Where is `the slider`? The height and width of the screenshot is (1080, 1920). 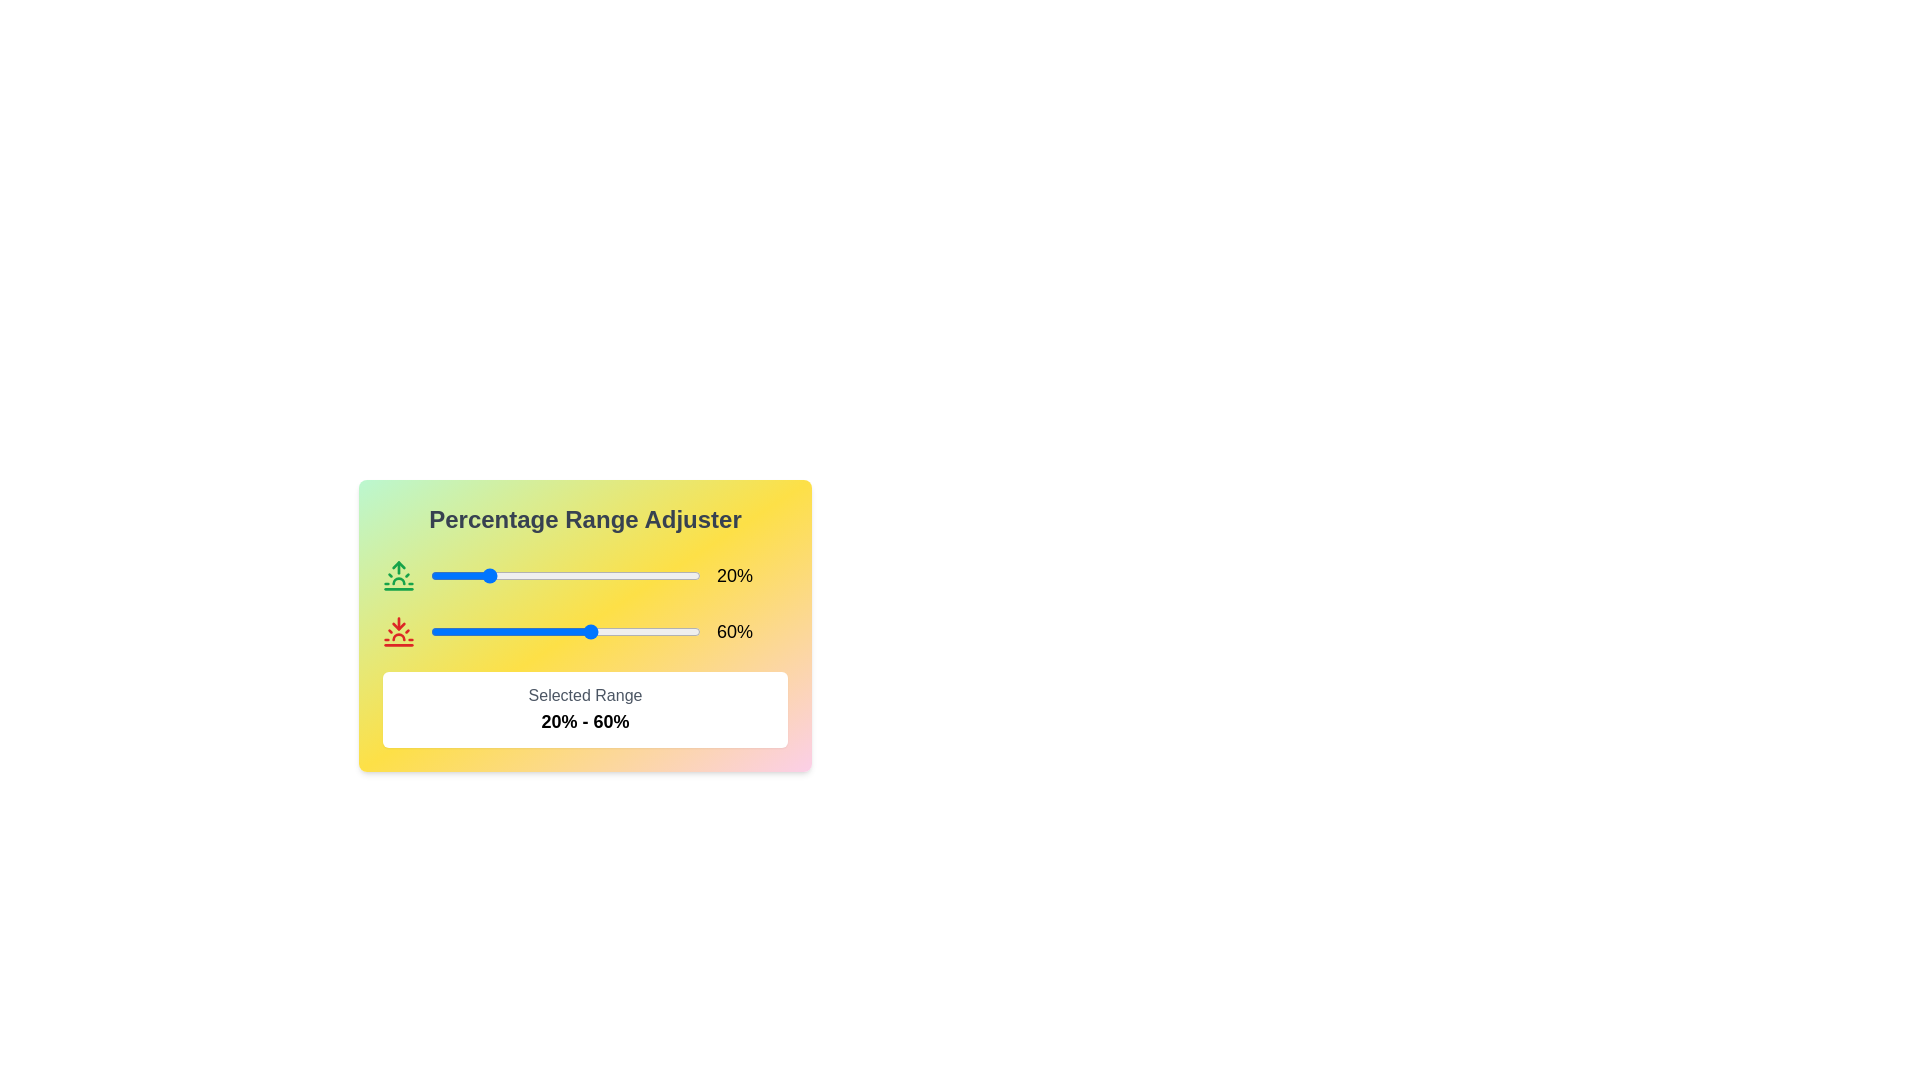 the slider is located at coordinates (562, 575).